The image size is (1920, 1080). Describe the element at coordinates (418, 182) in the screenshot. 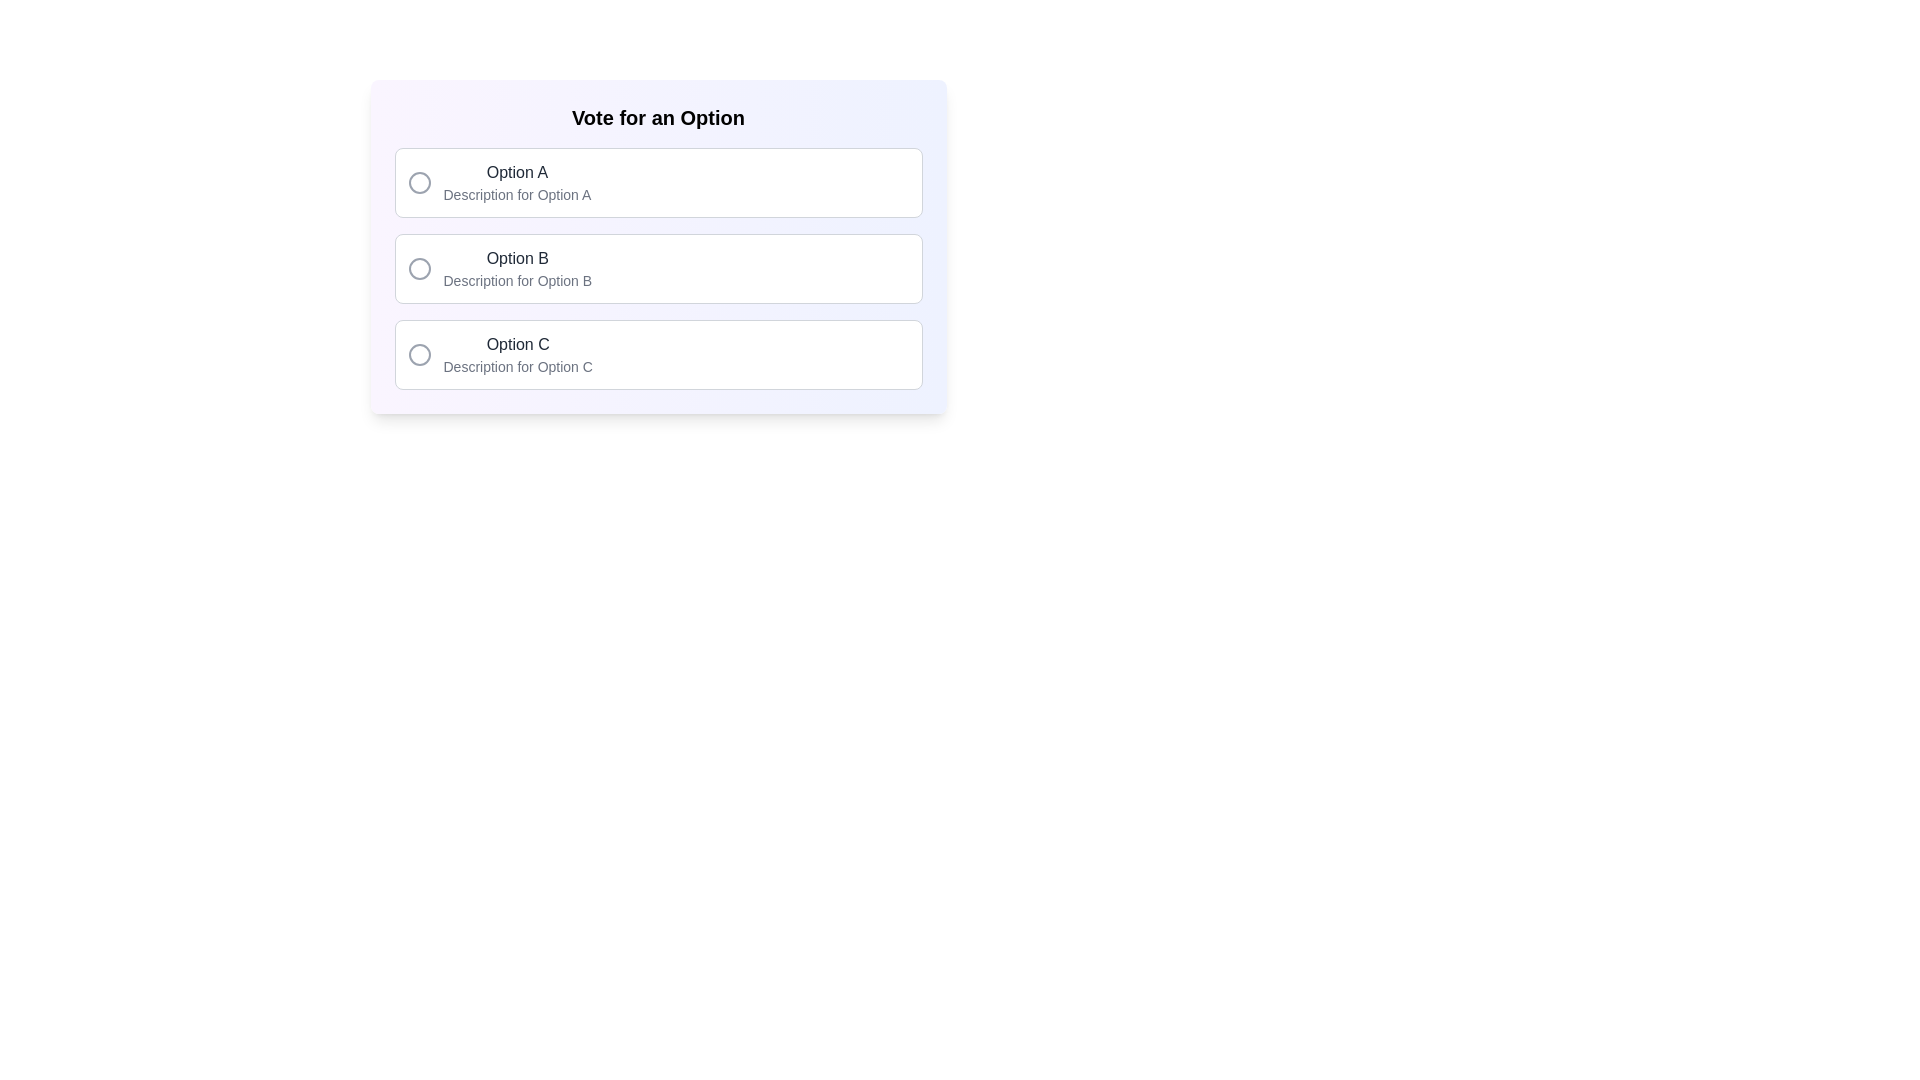

I see `the Circle graphic located at the beginning of the list item labeled 'Option A'` at that location.